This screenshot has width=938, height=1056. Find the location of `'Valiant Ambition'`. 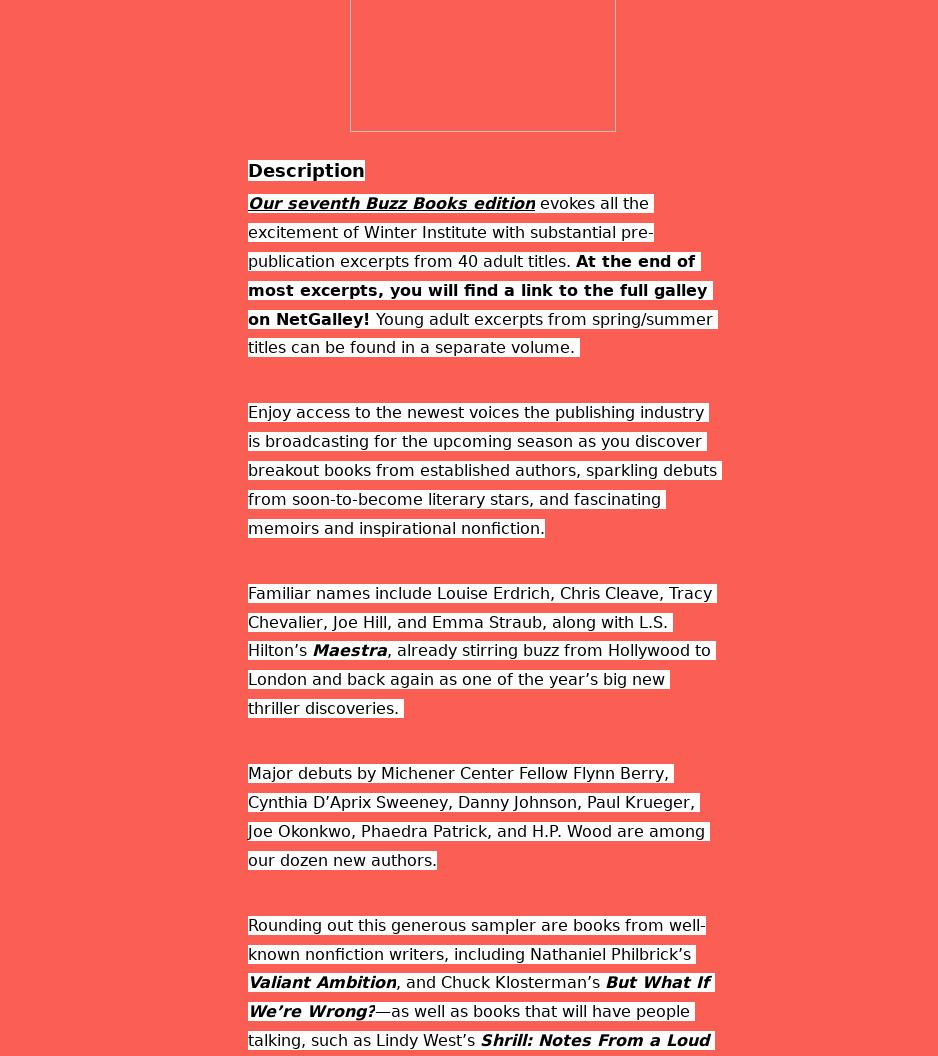

'Valiant Ambition' is located at coordinates (321, 982).